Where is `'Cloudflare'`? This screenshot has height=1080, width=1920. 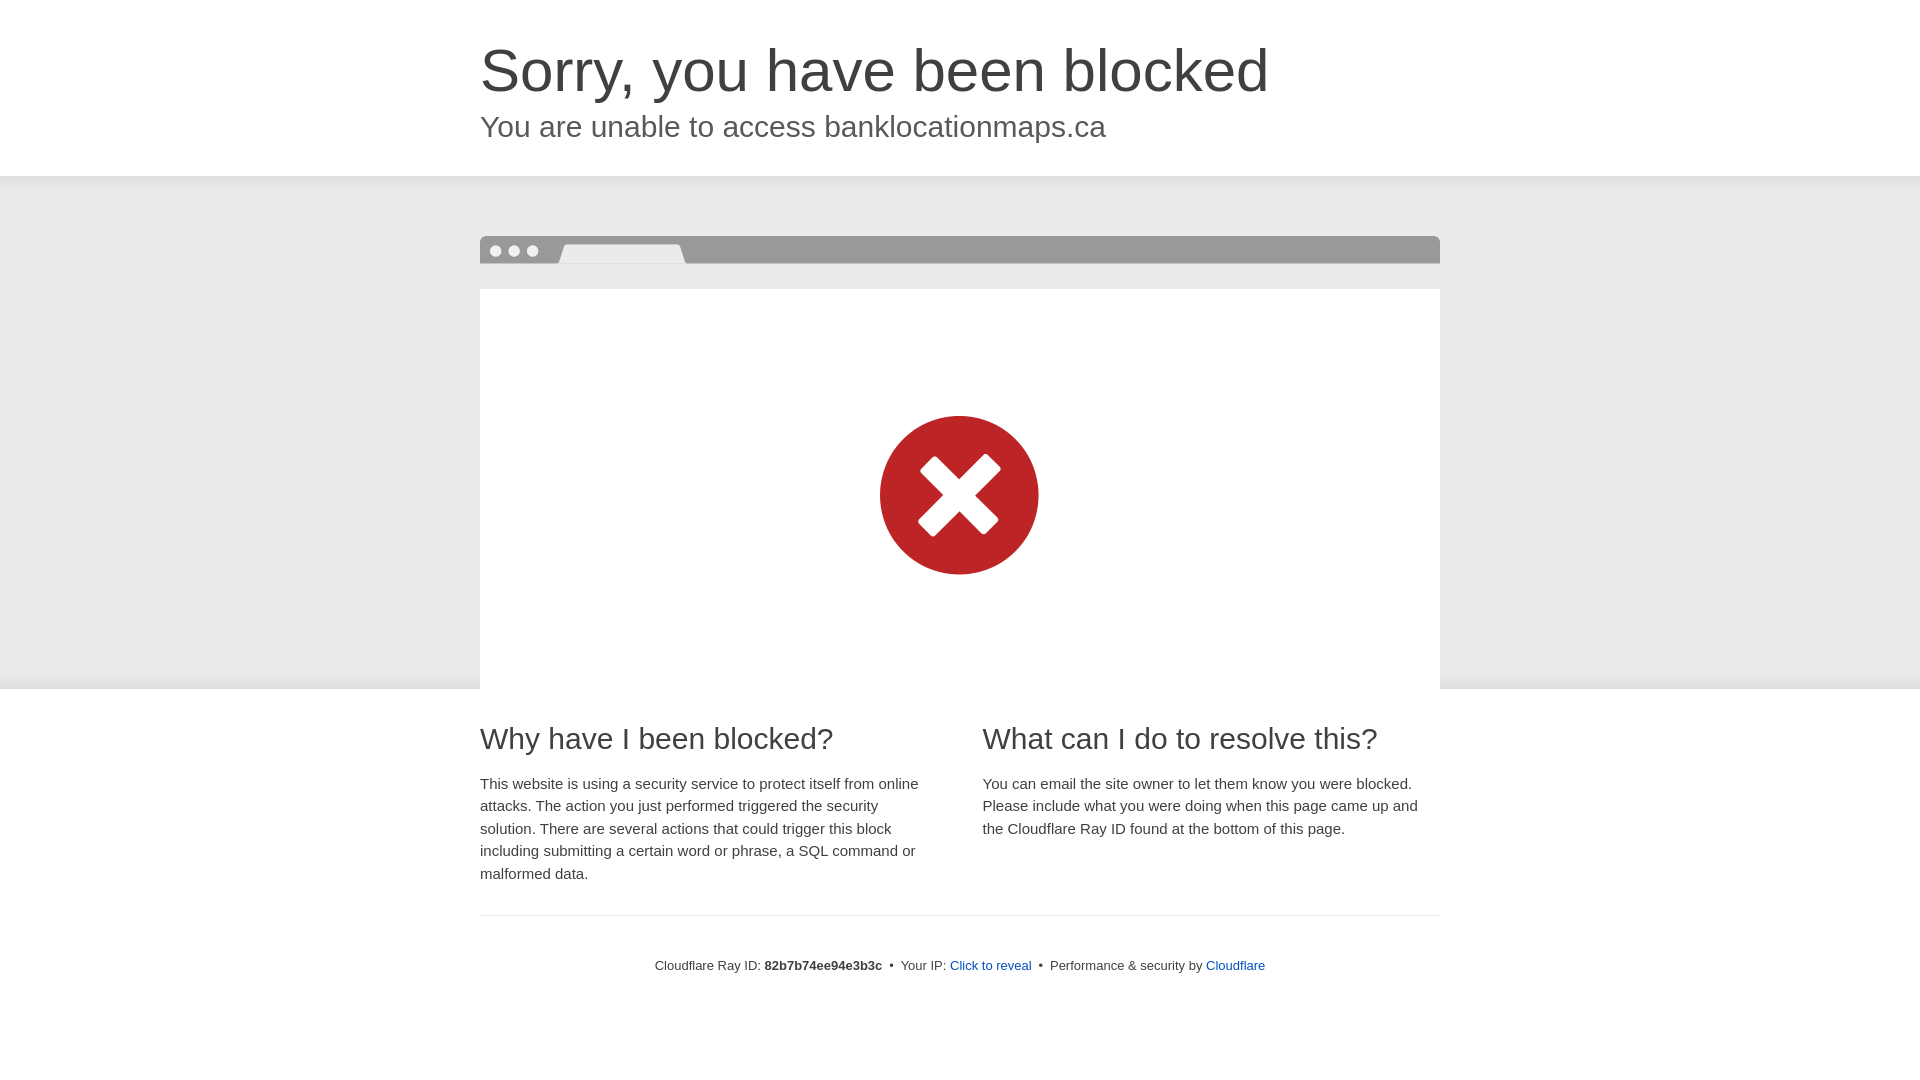
'Cloudflare' is located at coordinates (1234, 964).